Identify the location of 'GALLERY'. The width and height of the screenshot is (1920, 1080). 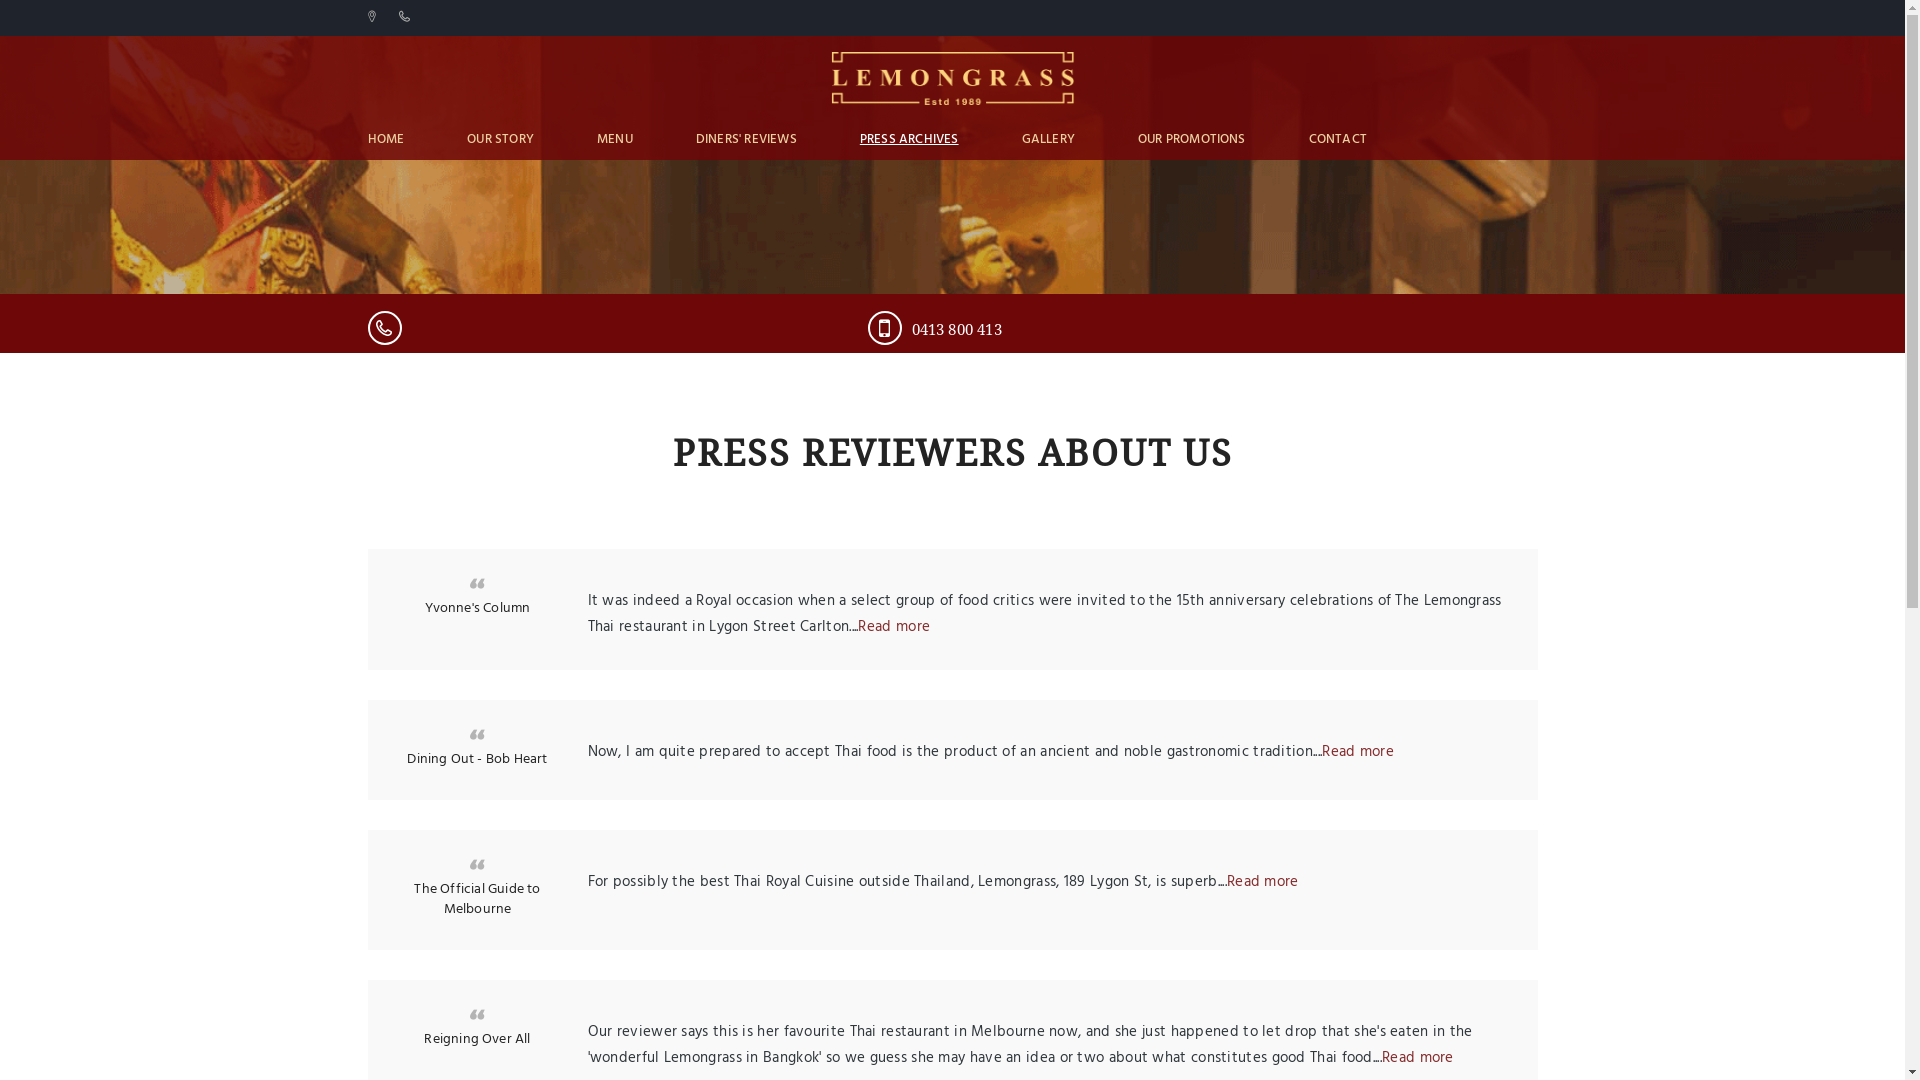
(1047, 138).